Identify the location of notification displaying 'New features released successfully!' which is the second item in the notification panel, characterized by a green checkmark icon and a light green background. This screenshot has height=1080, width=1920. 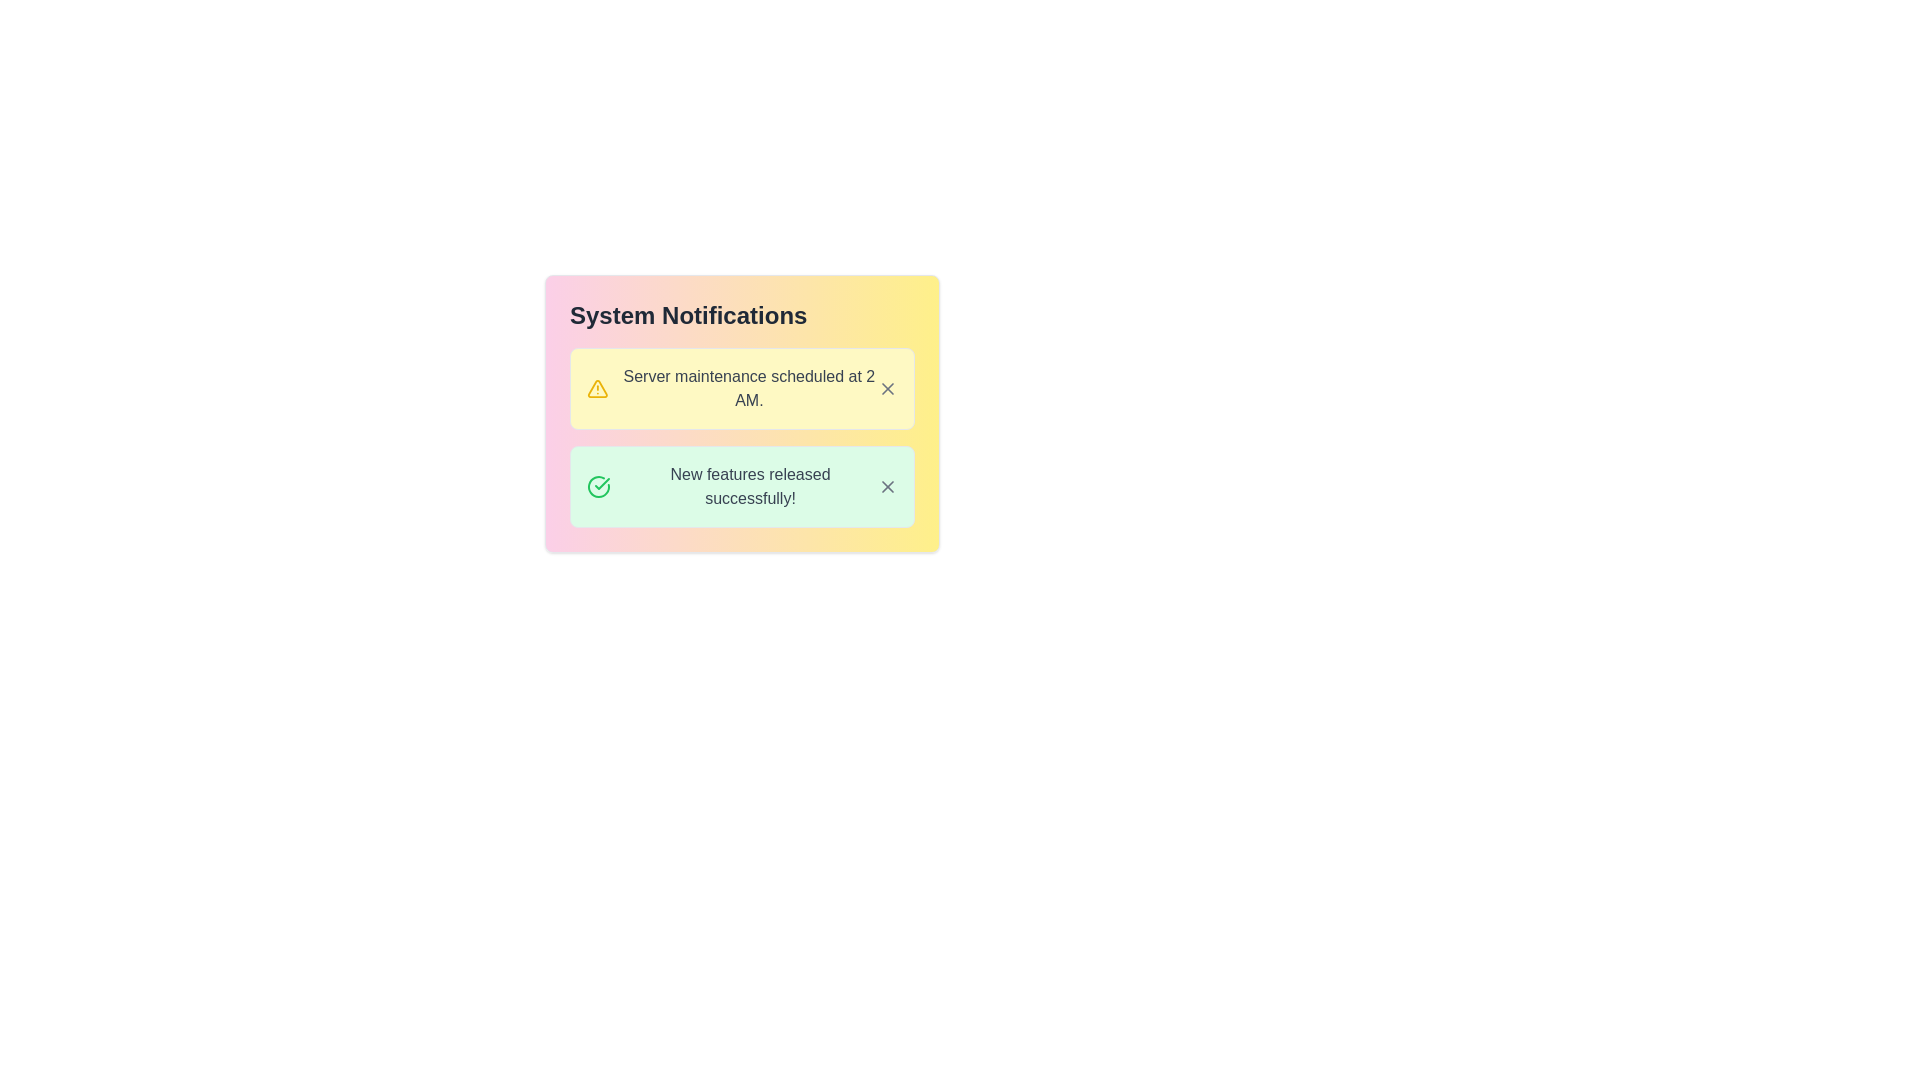
(731, 486).